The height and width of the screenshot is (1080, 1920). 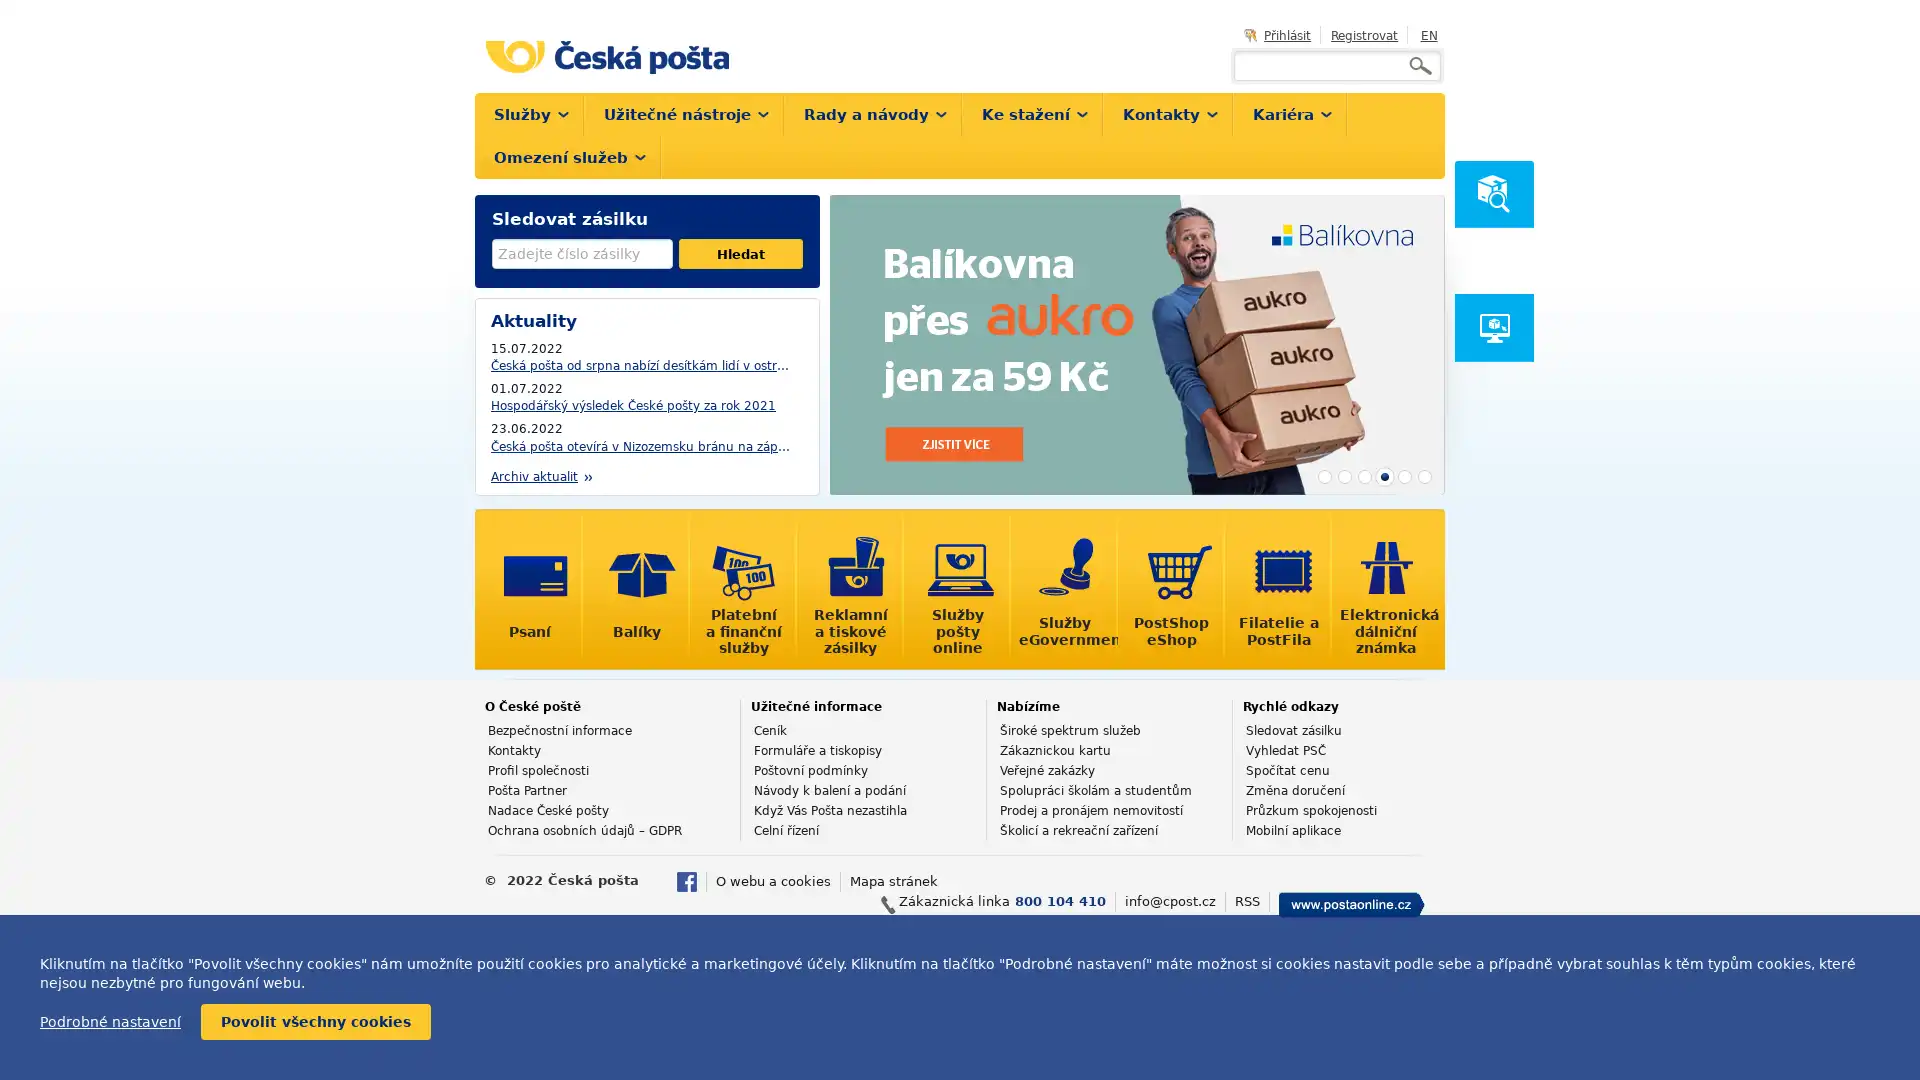 What do you see at coordinates (739, 253) in the screenshot?
I see `Hledat` at bounding box center [739, 253].